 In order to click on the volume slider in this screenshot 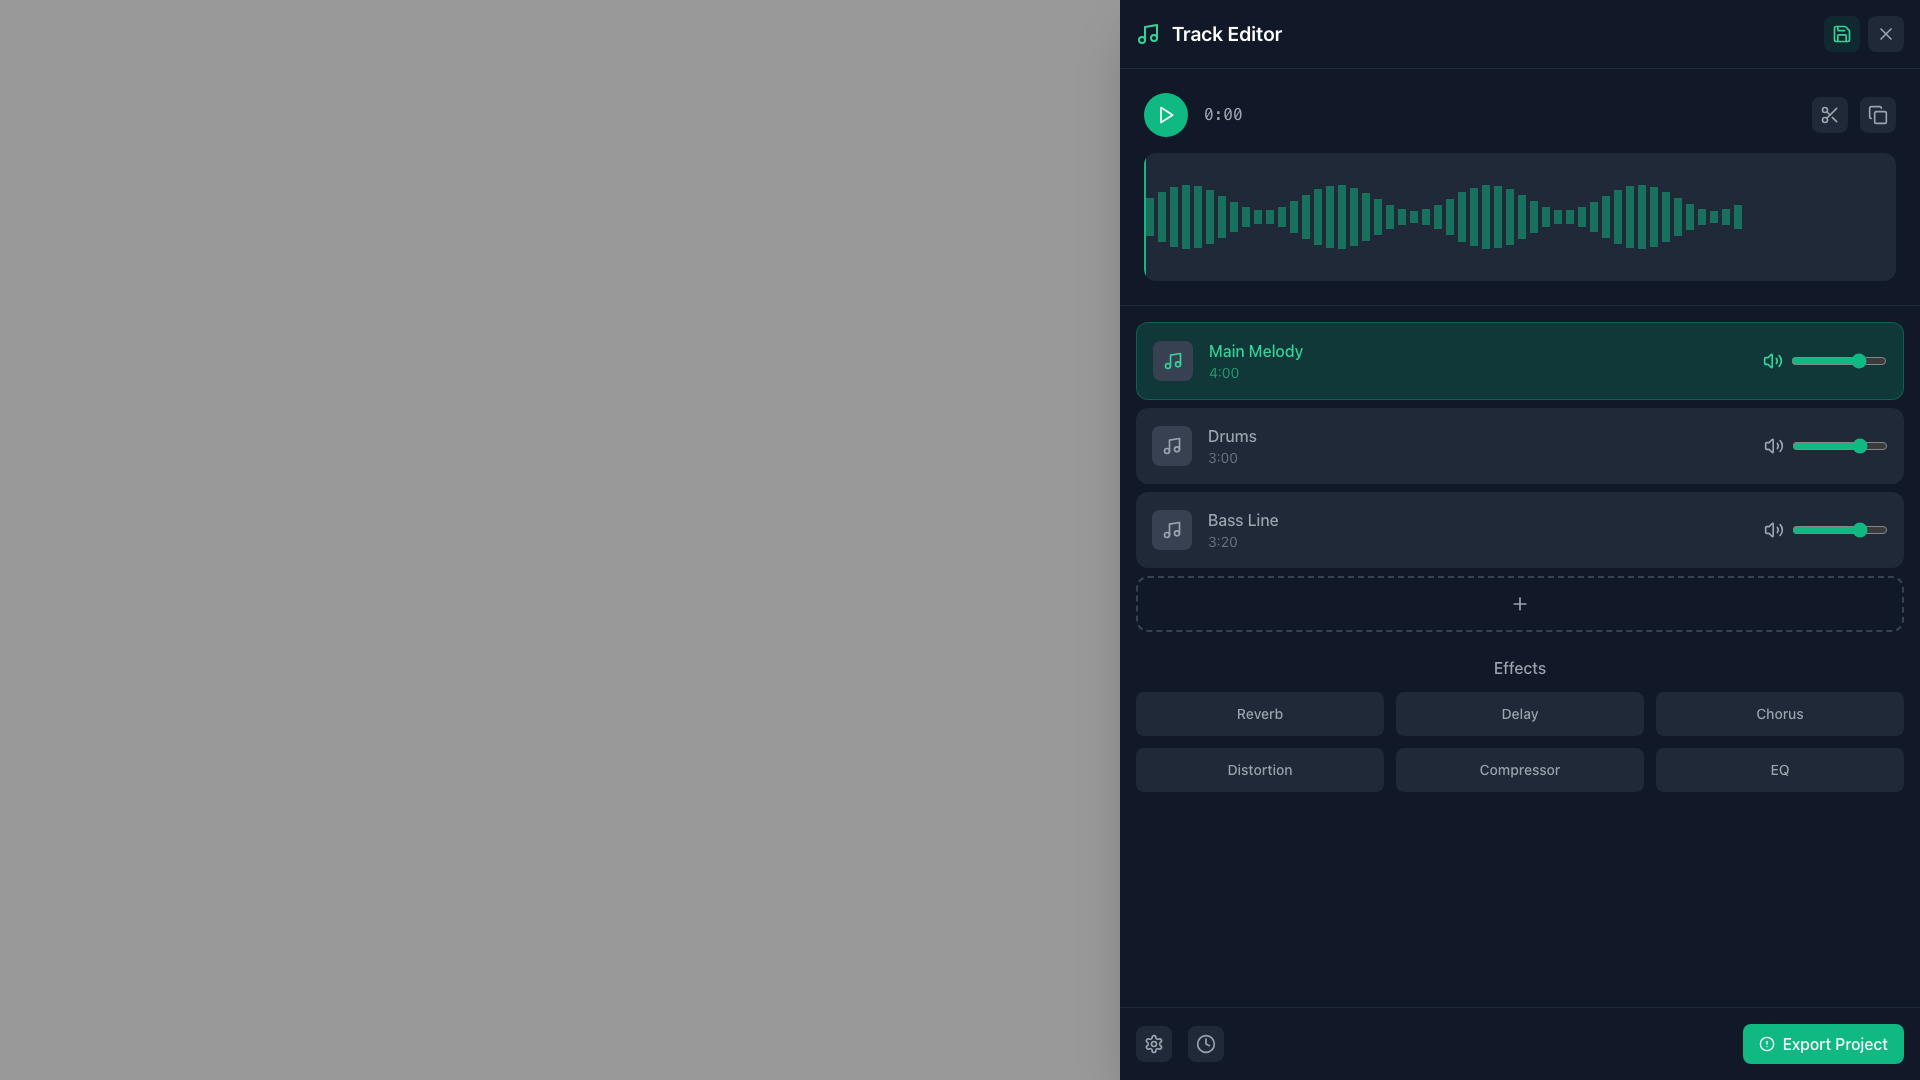, I will do `click(1872, 445)`.